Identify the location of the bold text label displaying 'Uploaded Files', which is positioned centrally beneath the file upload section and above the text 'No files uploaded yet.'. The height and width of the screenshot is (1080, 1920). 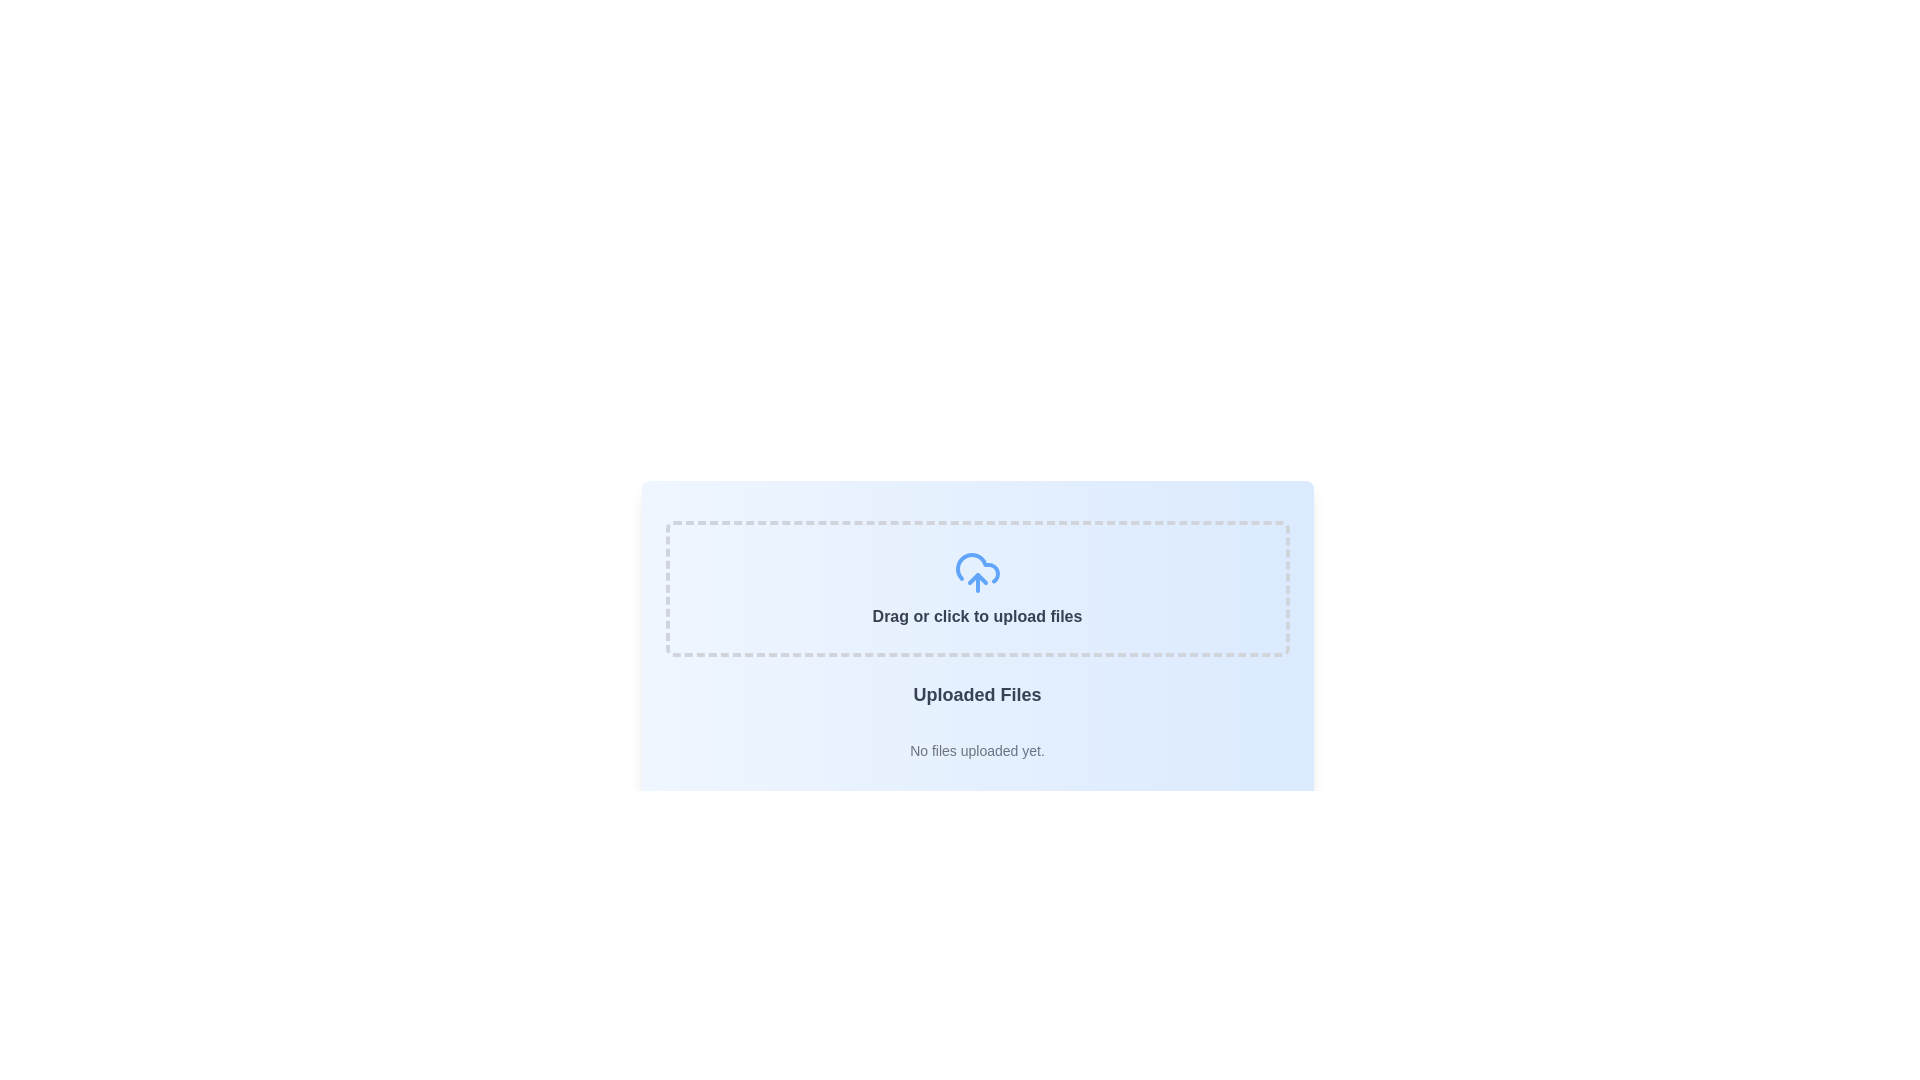
(977, 693).